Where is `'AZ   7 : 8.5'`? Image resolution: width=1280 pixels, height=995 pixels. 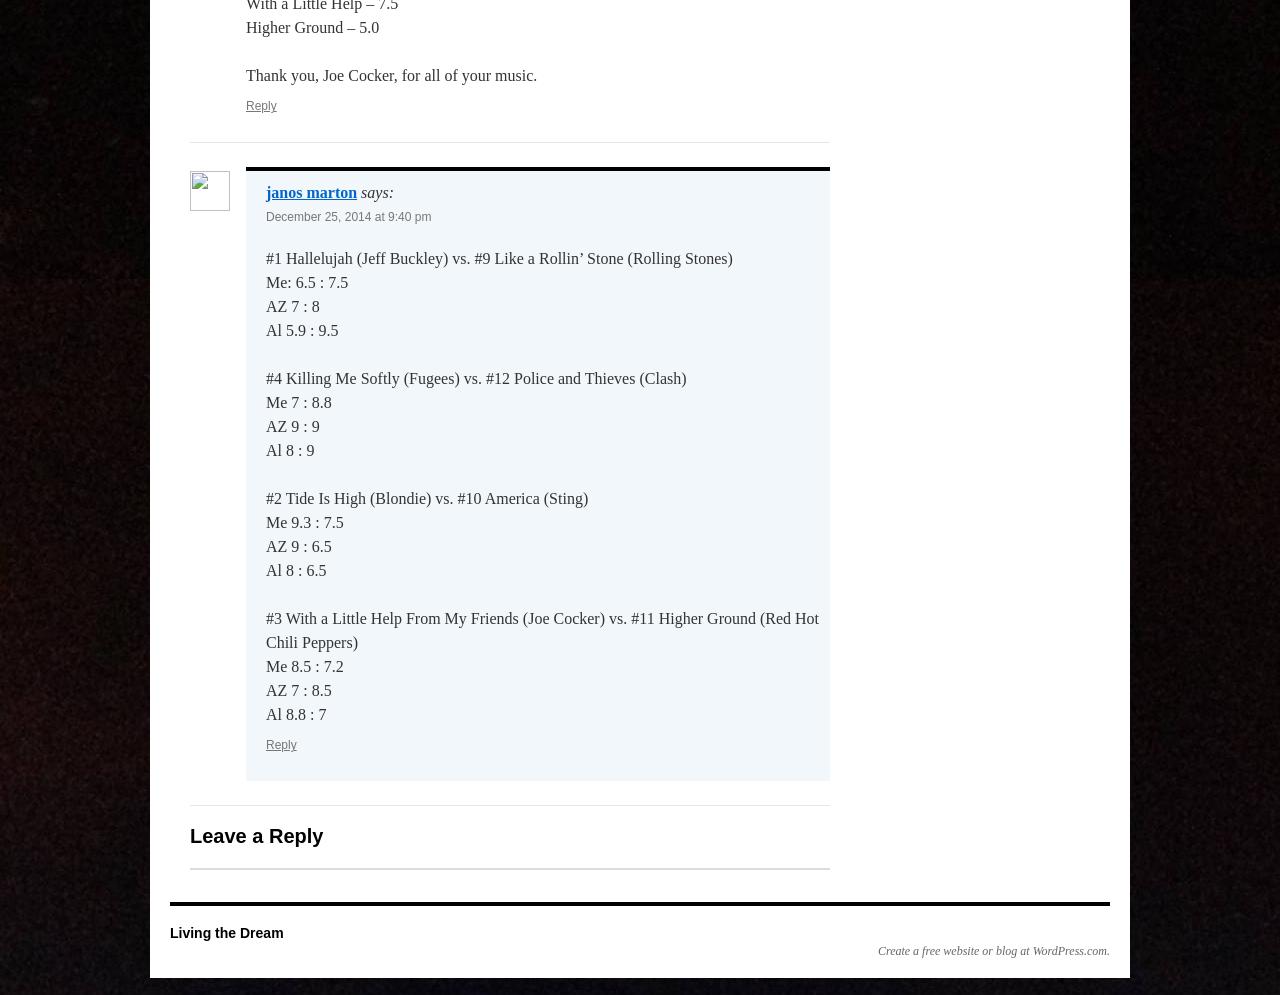 'AZ   7 : 8.5' is located at coordinates (297, 690).